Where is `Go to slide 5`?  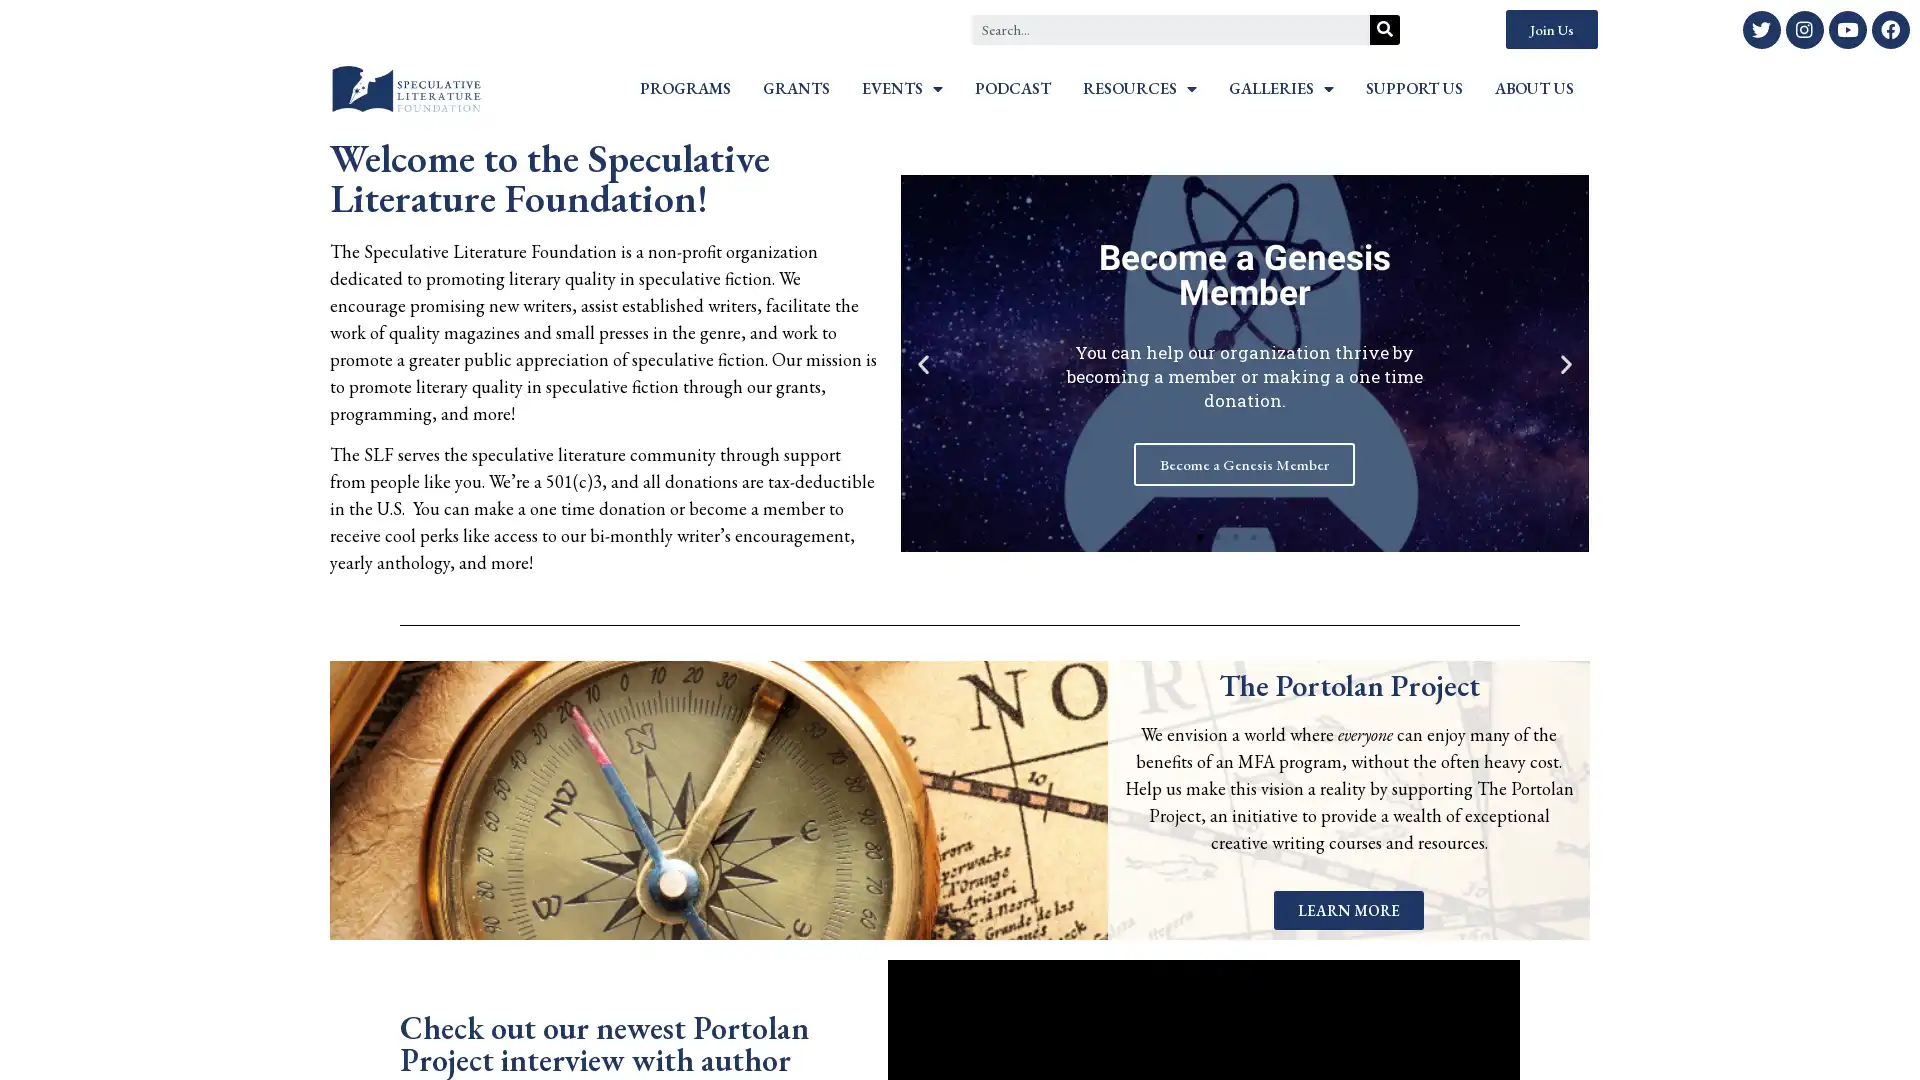
Go to slide 5 is located at coordinates (1271, 535).